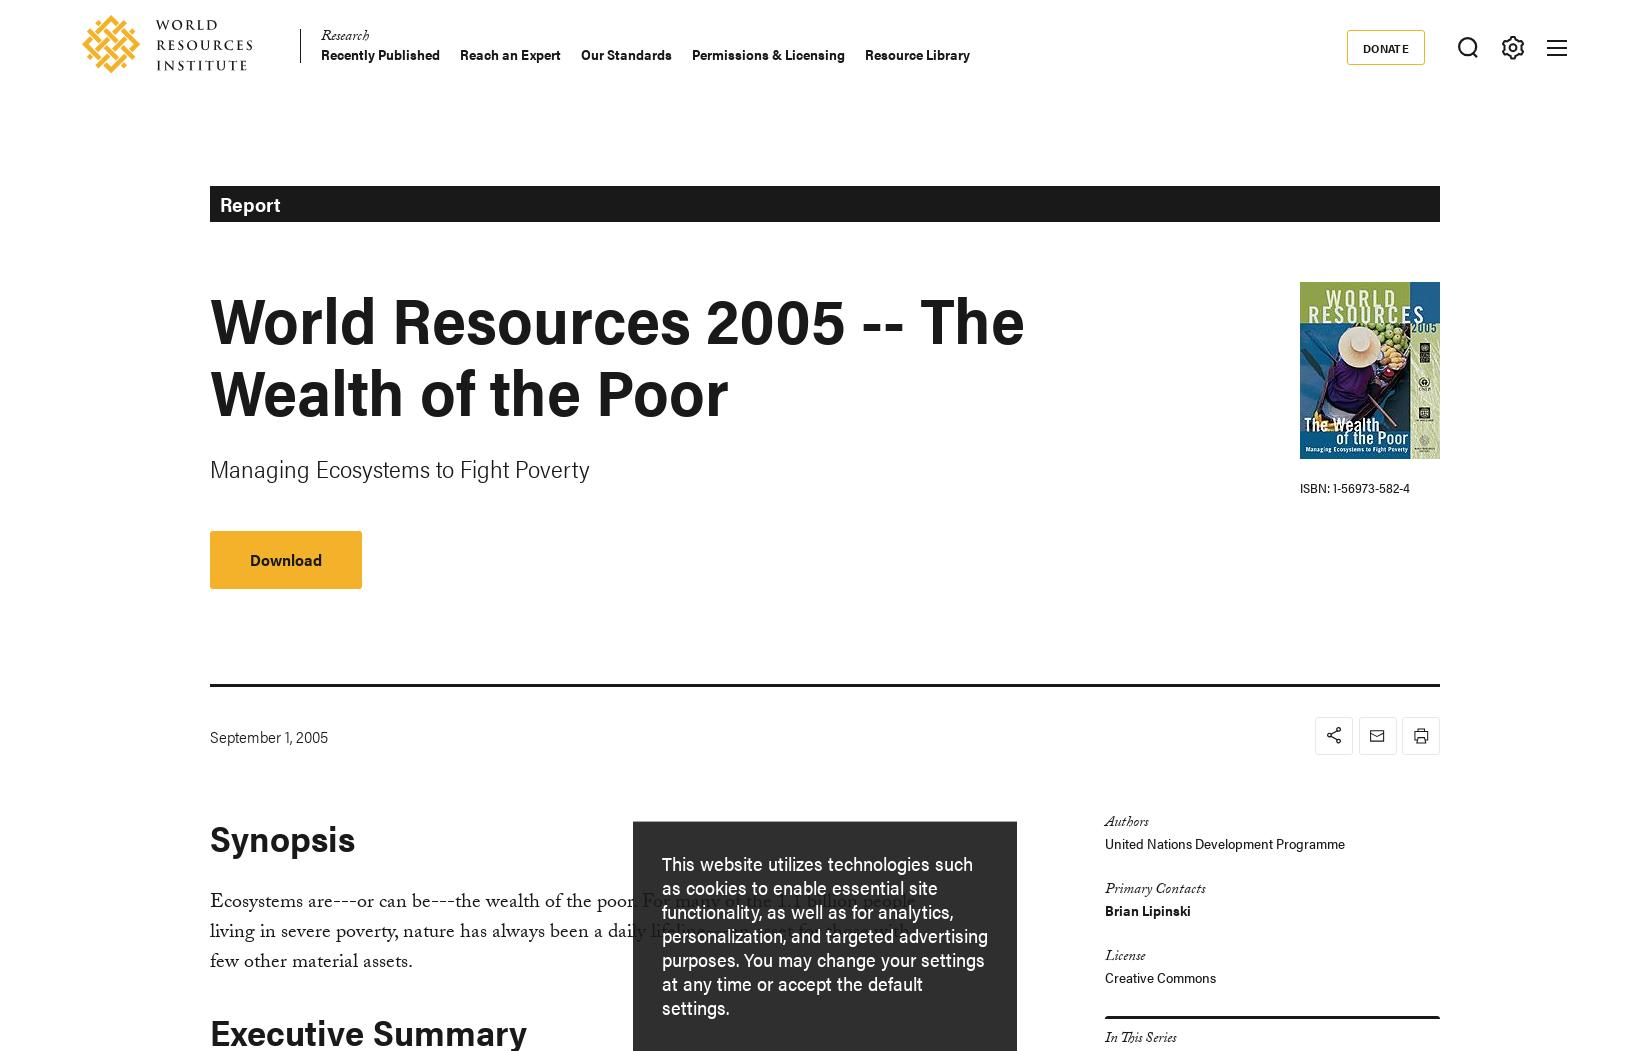 This screenshot has height=1051, width=1650. Describe the element at coordinates (537, 274) in the screenshot. I see `'Our Work'` at that location.